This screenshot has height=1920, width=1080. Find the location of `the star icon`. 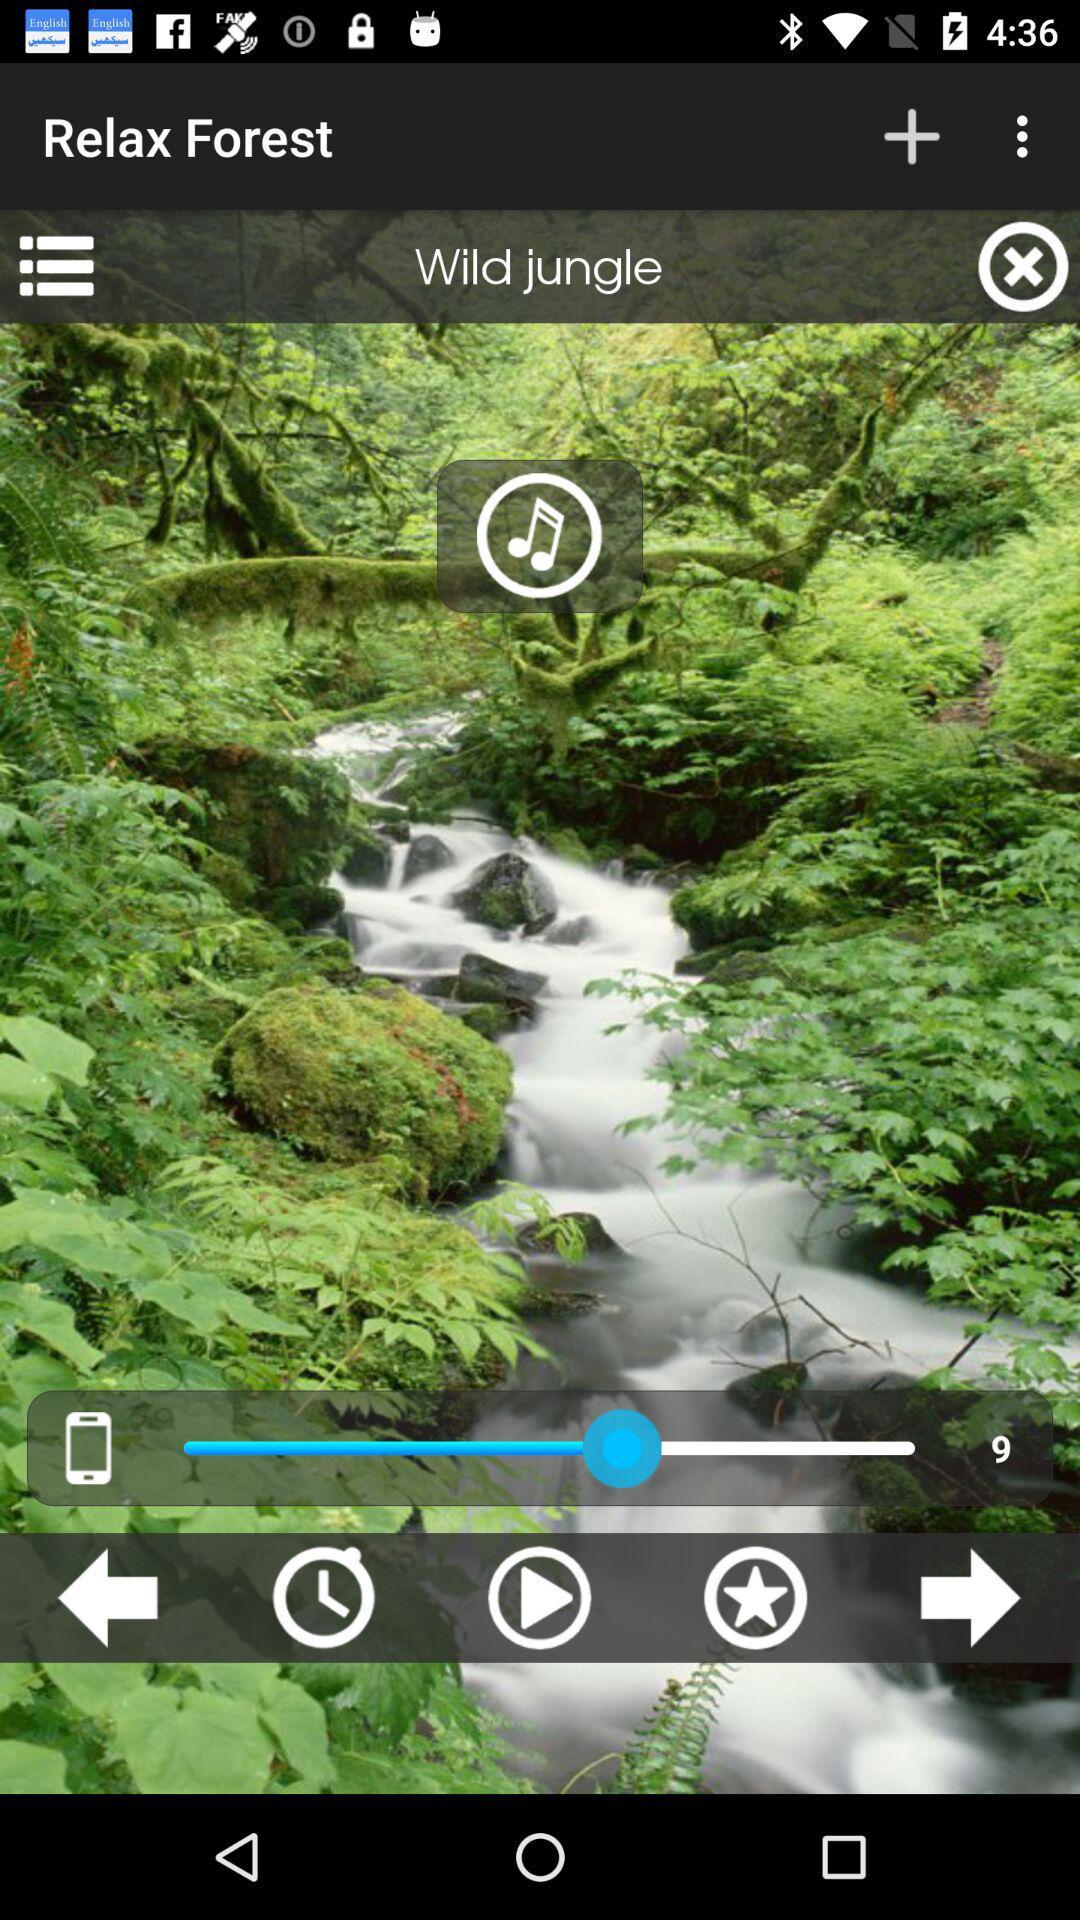

the star icon is located at coordinates (755, 1596).